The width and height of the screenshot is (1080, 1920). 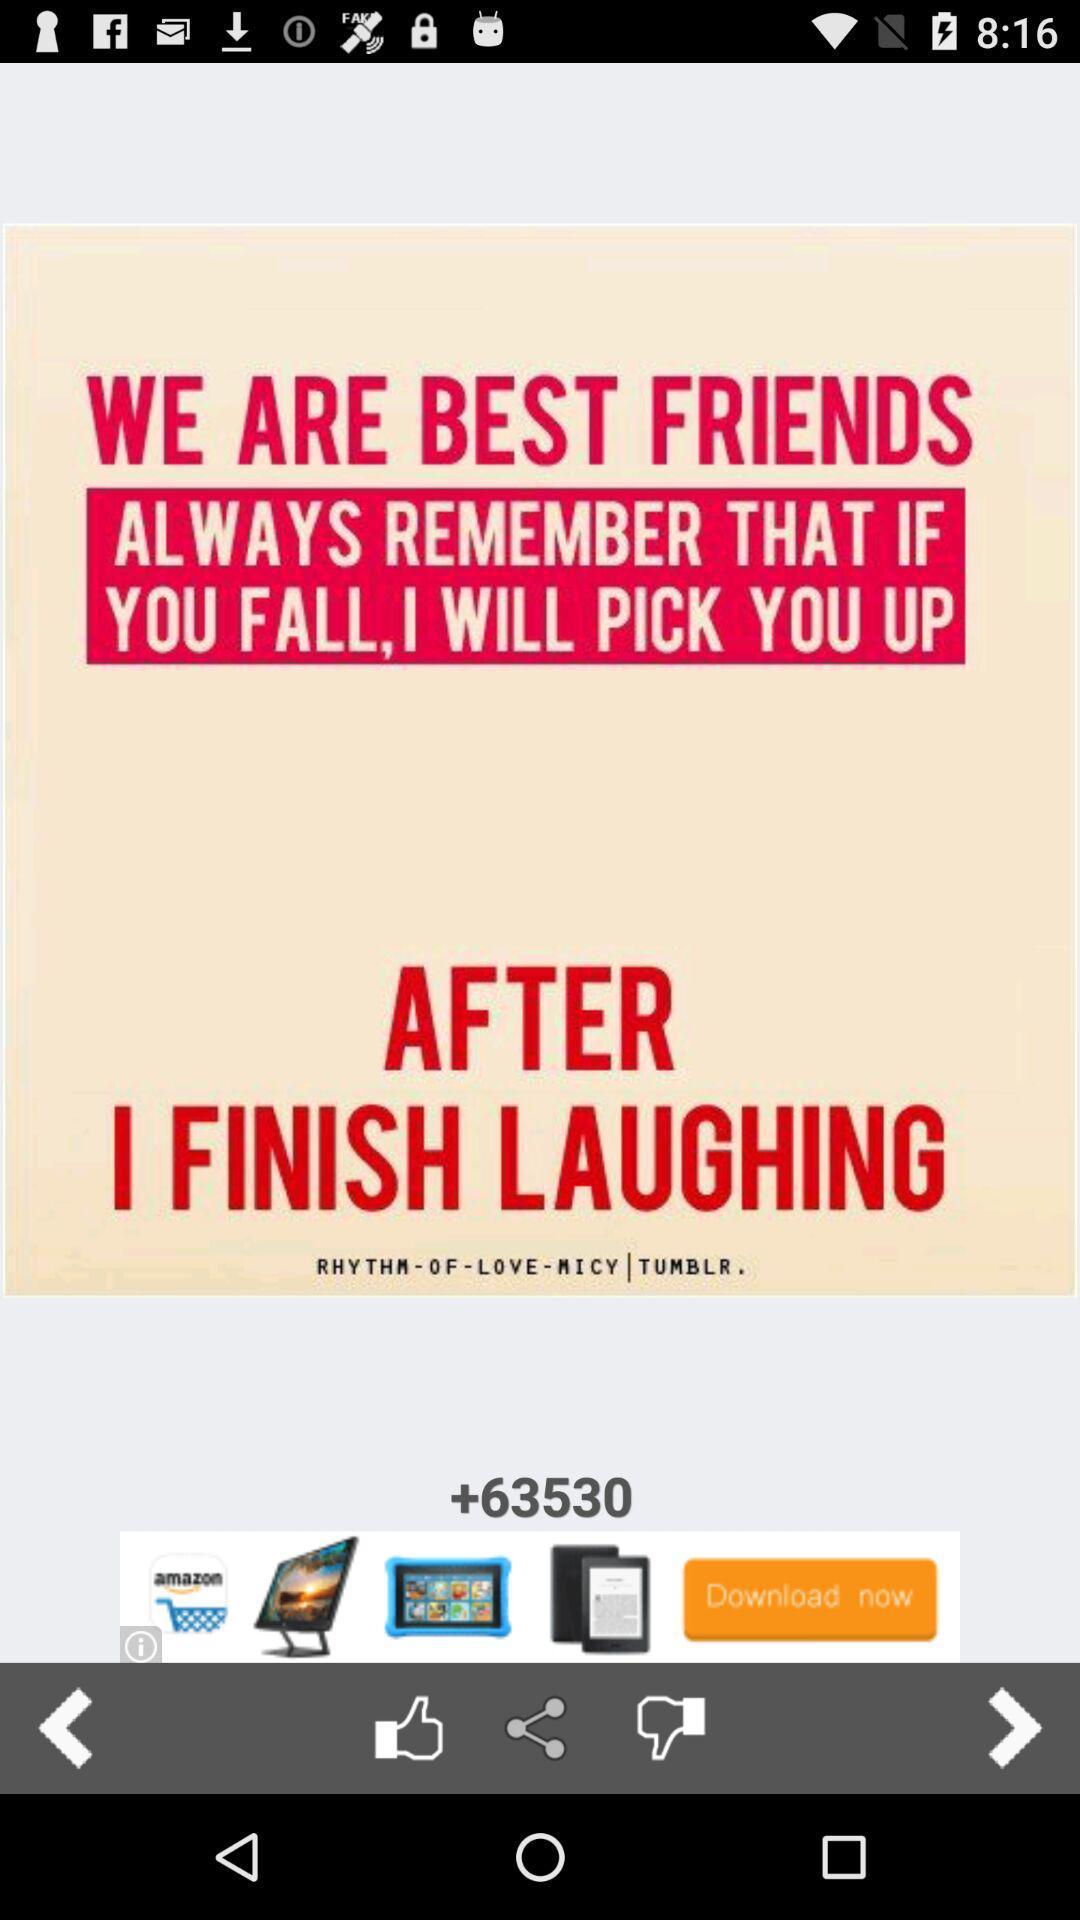 I want to click on share the article, so click(x=538, y=1727).